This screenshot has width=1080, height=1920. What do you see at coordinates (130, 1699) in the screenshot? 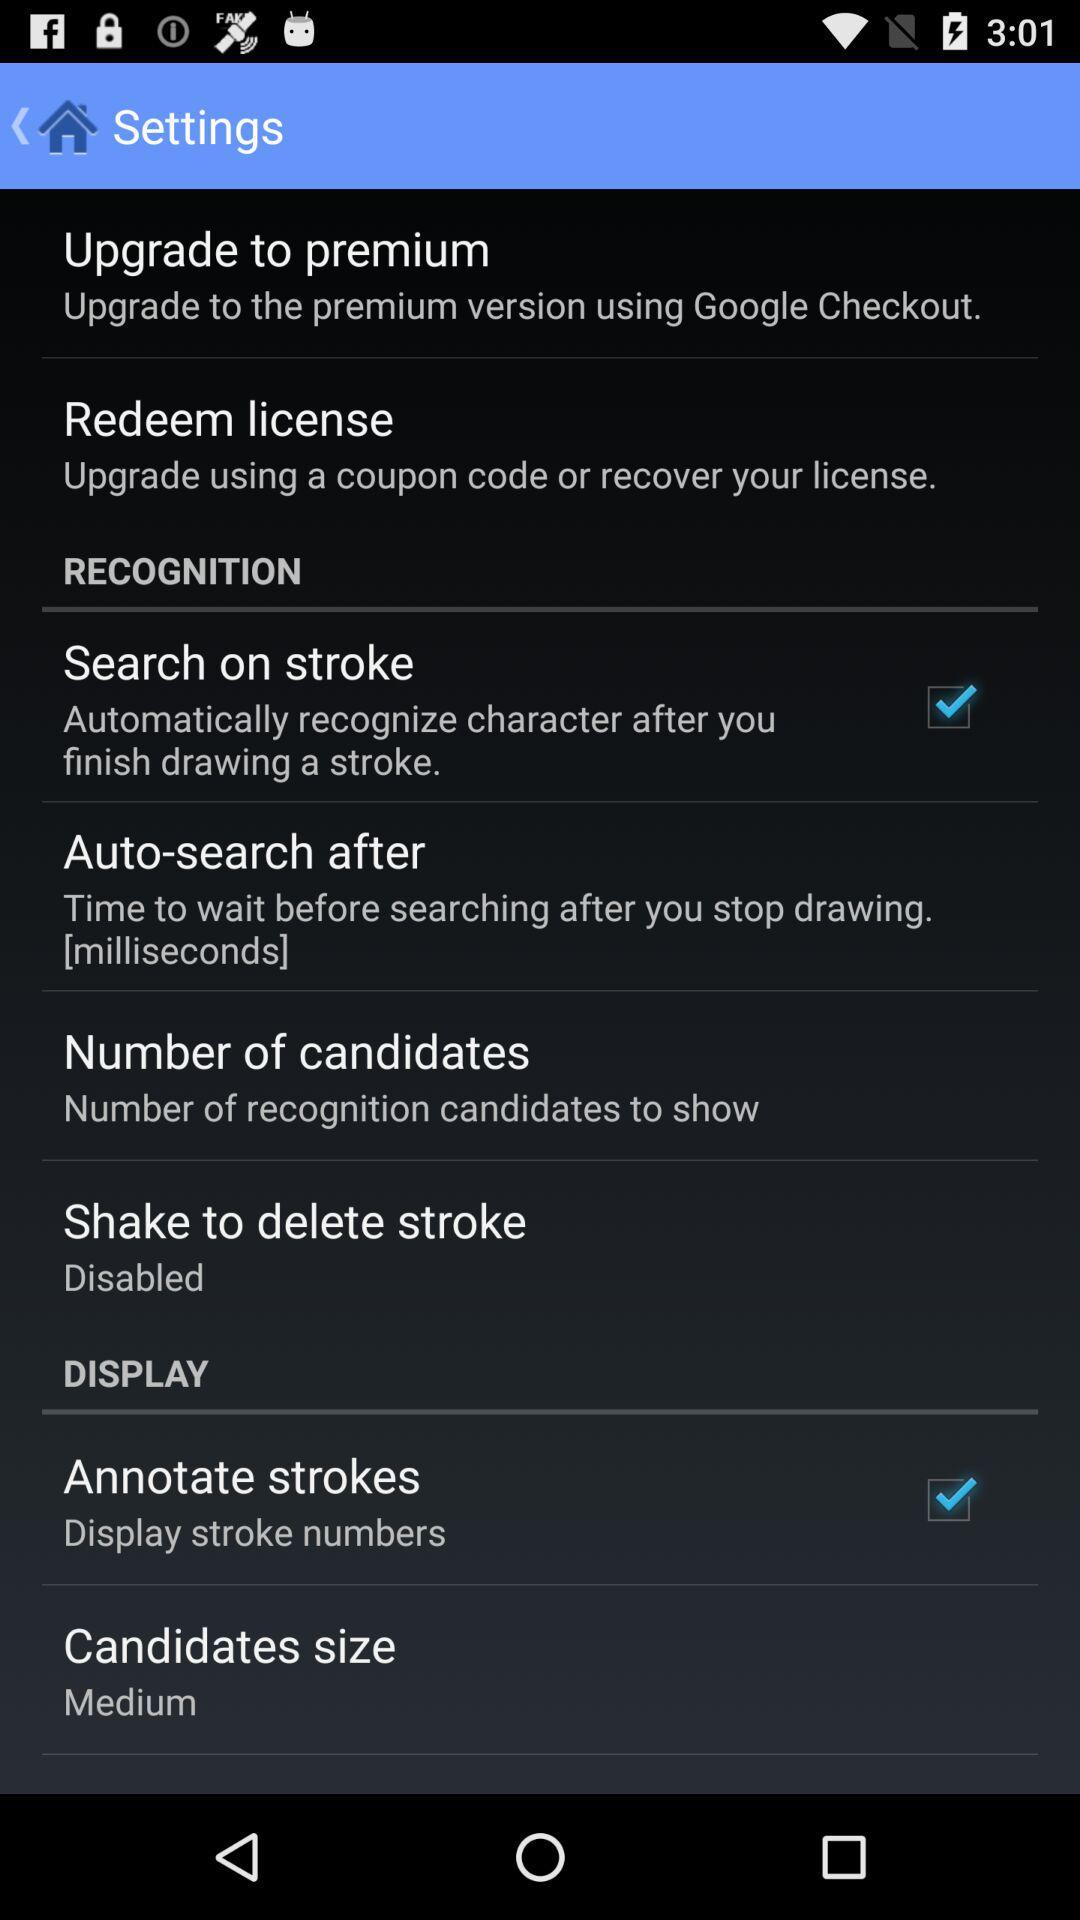
I see `the item below the candidates size` at bounding box center [130, 1699].